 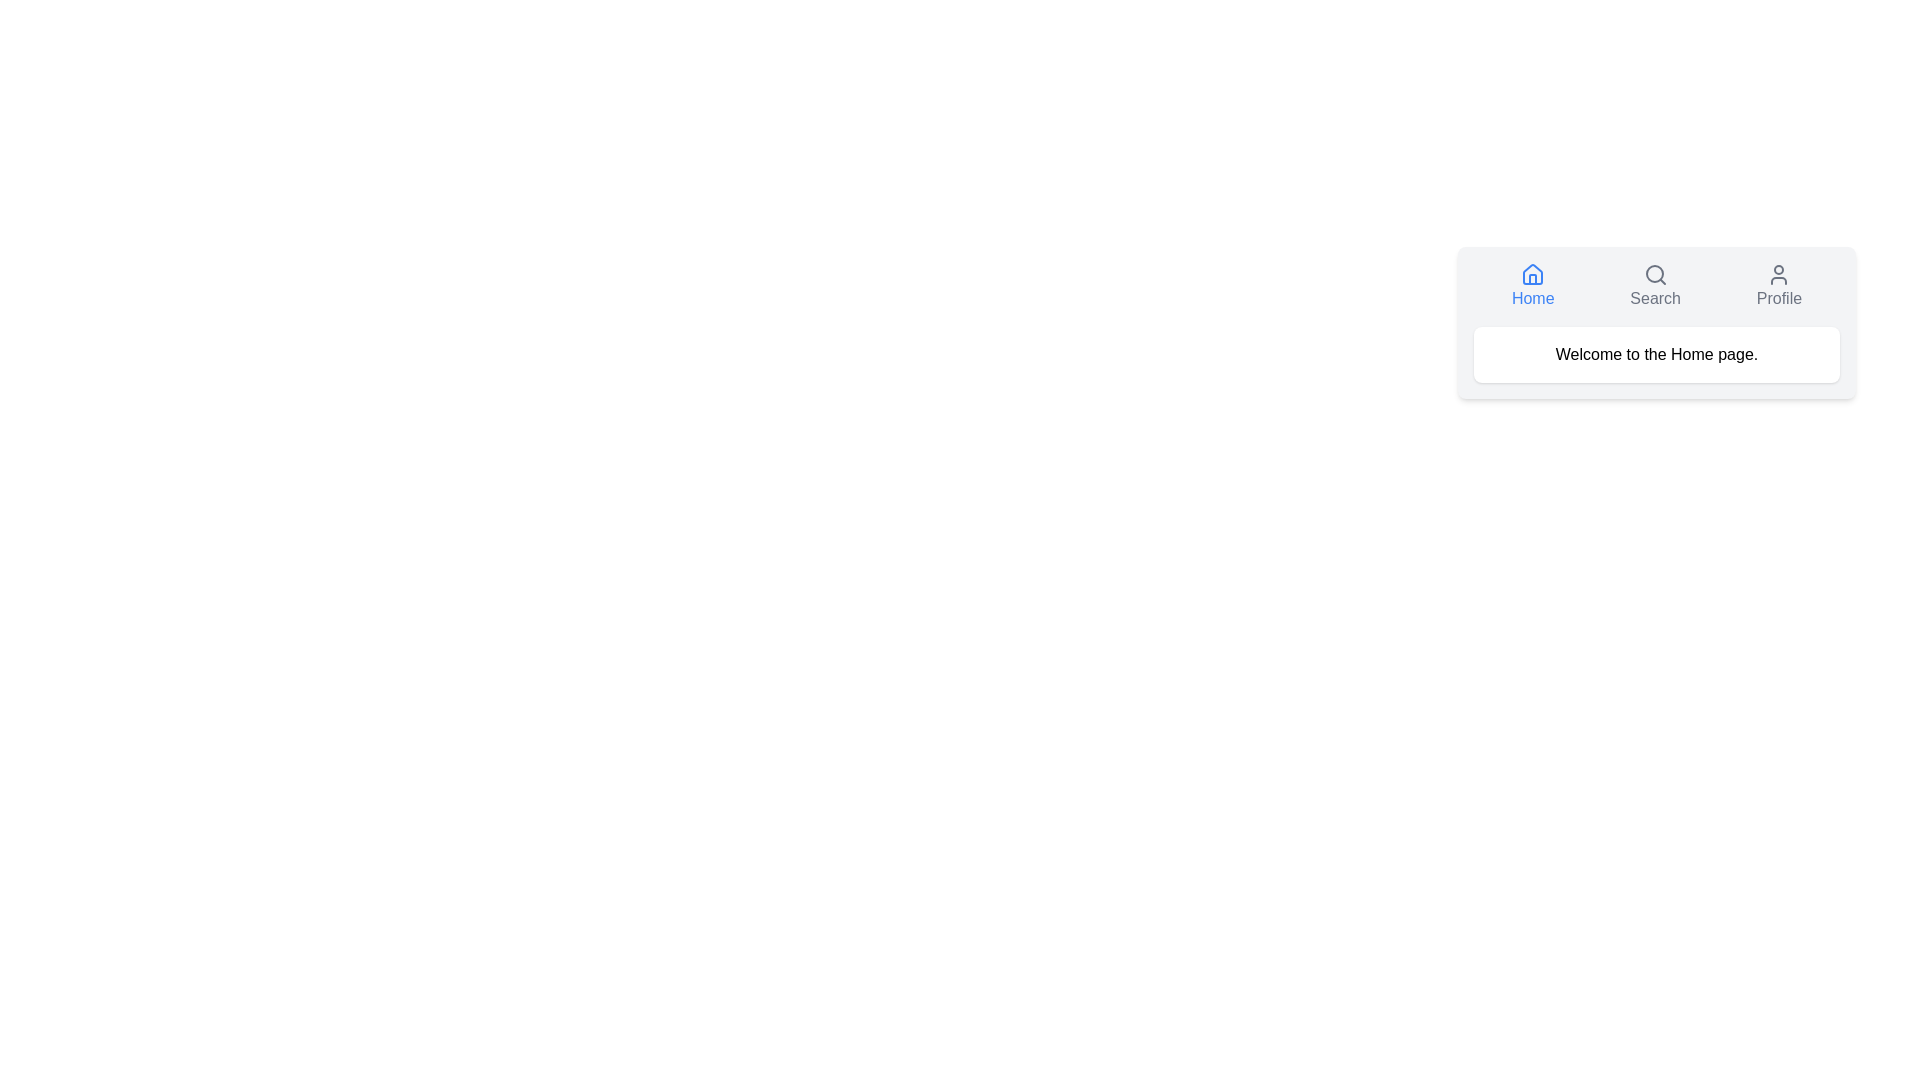 What do you see at coordinates (1656, 286) in the screenshot?
I see `the Navigation Bar which contains the items 'Home', 'Search', and 'Profile', located at the center of the white rectangular area` at bounding box center [1656, 286].